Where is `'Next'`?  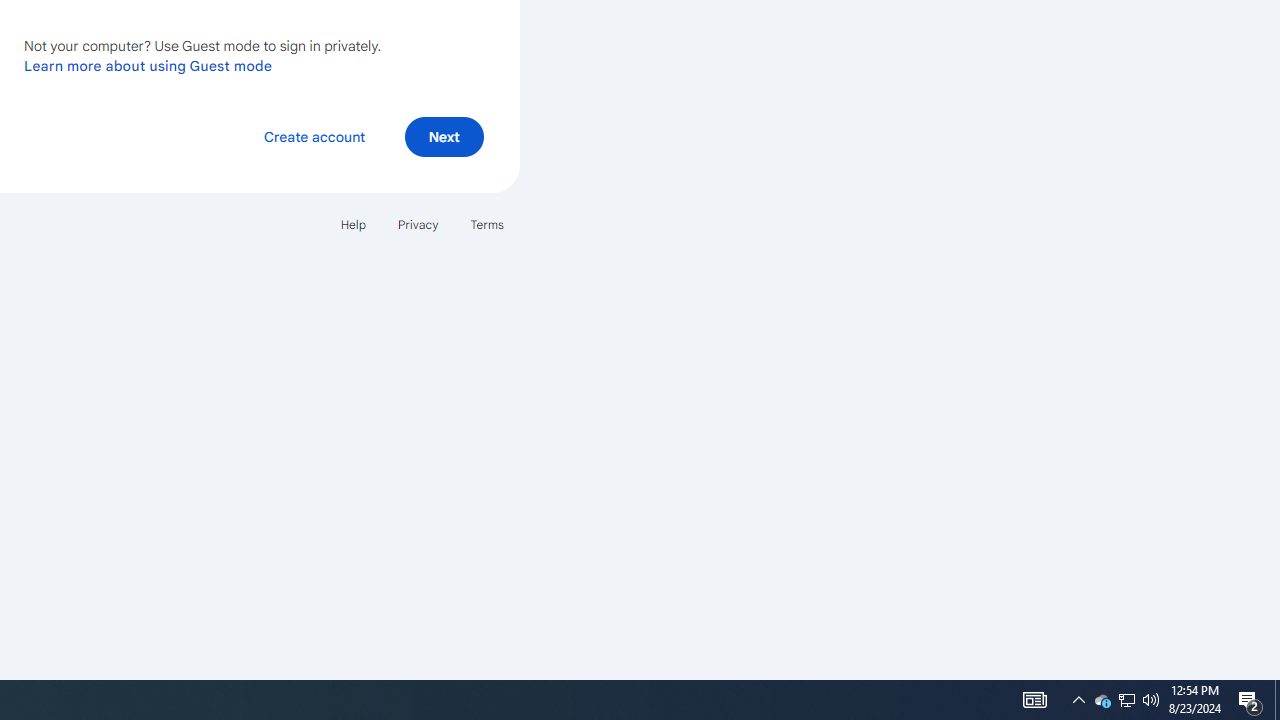 'Next' is located at coordinates (443, 135).